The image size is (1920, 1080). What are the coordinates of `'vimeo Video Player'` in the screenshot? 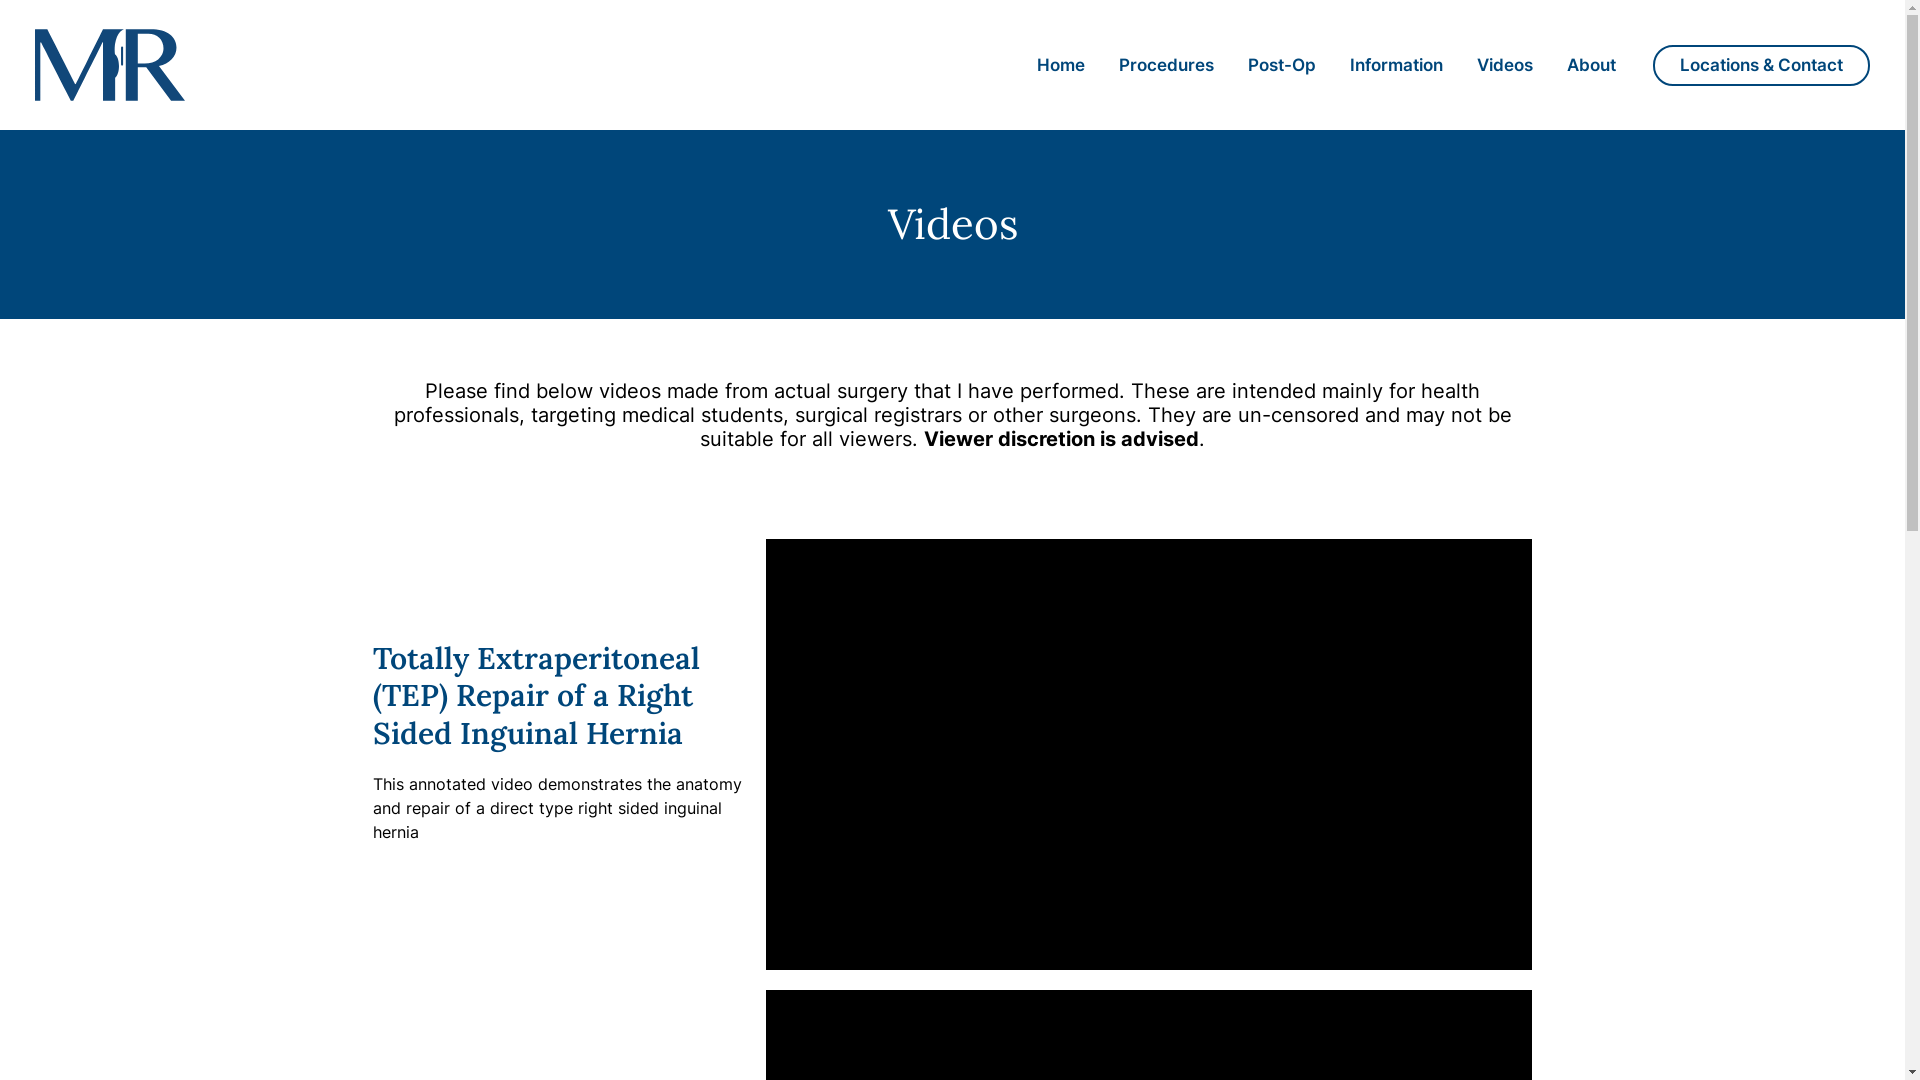 It's located at (765, 754).